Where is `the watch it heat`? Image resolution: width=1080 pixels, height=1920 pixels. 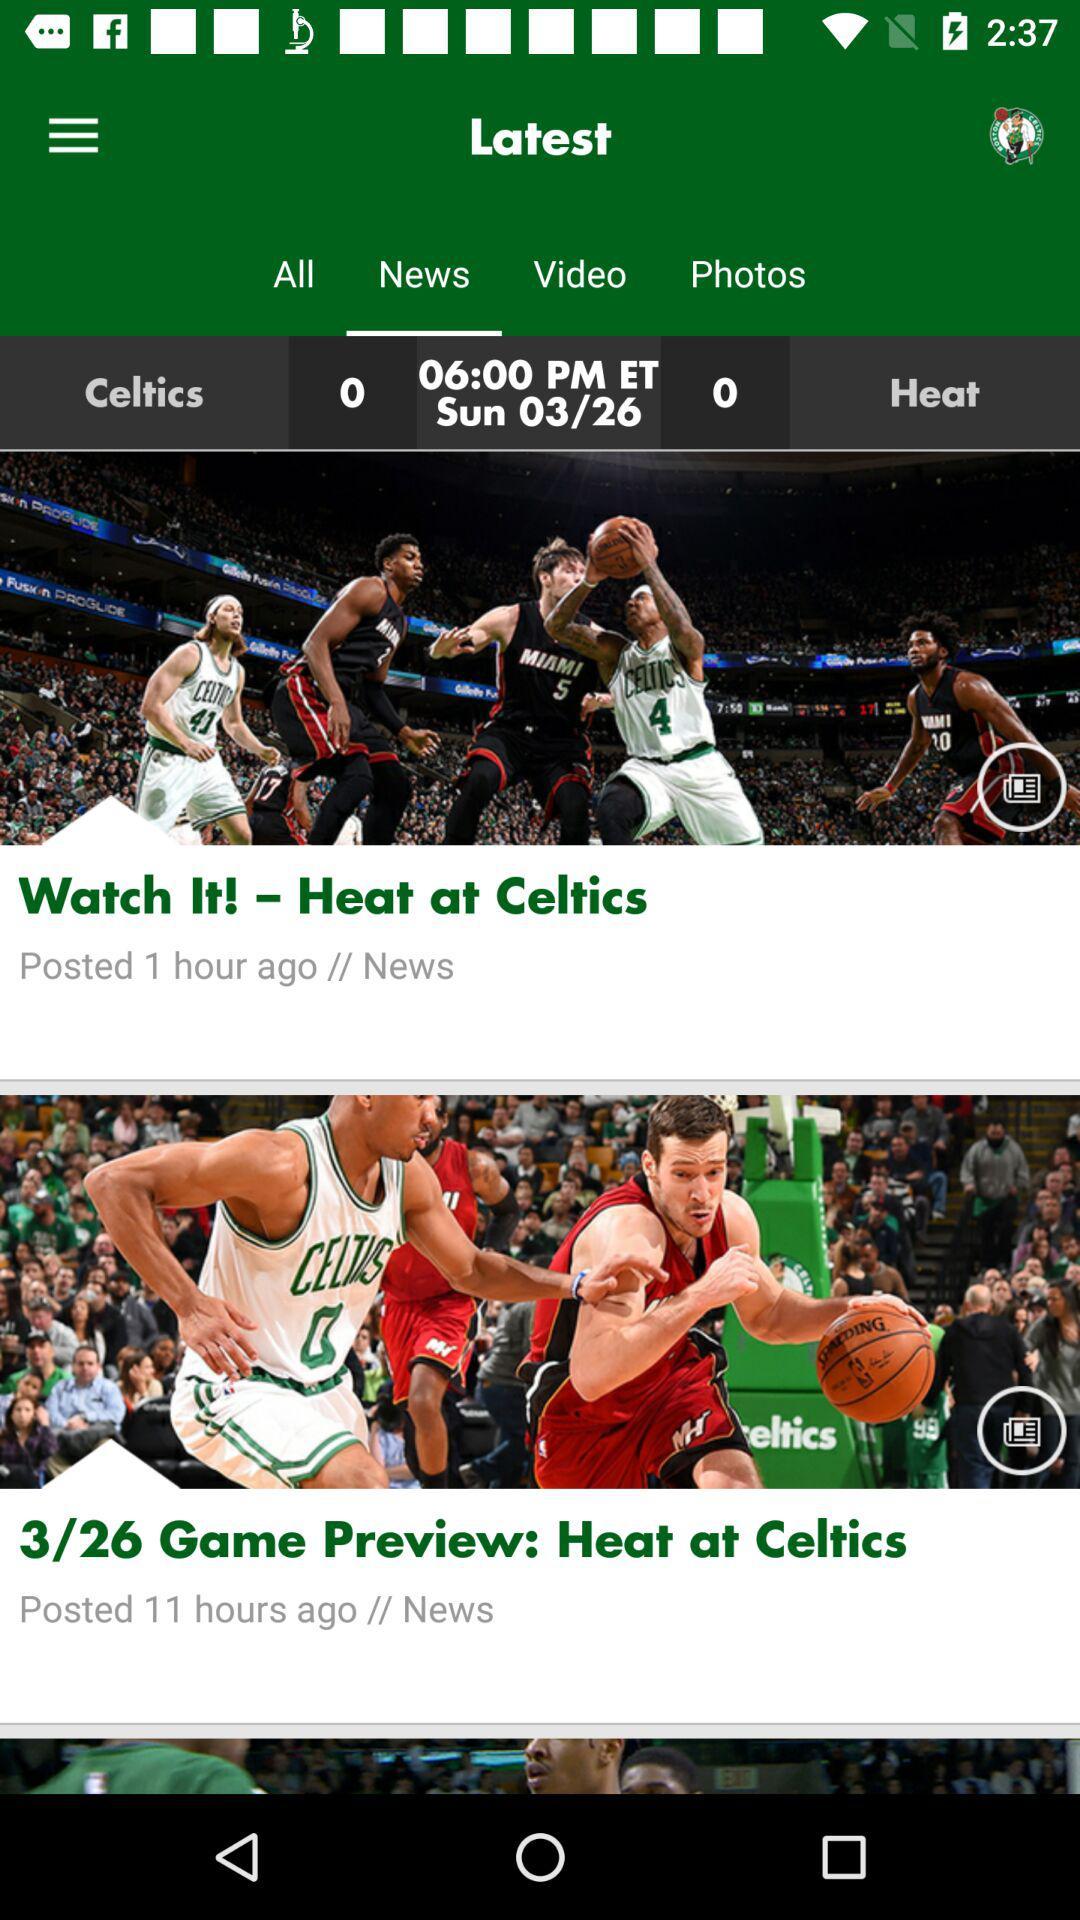
the watch it heat is located at coordinates (540, 894).